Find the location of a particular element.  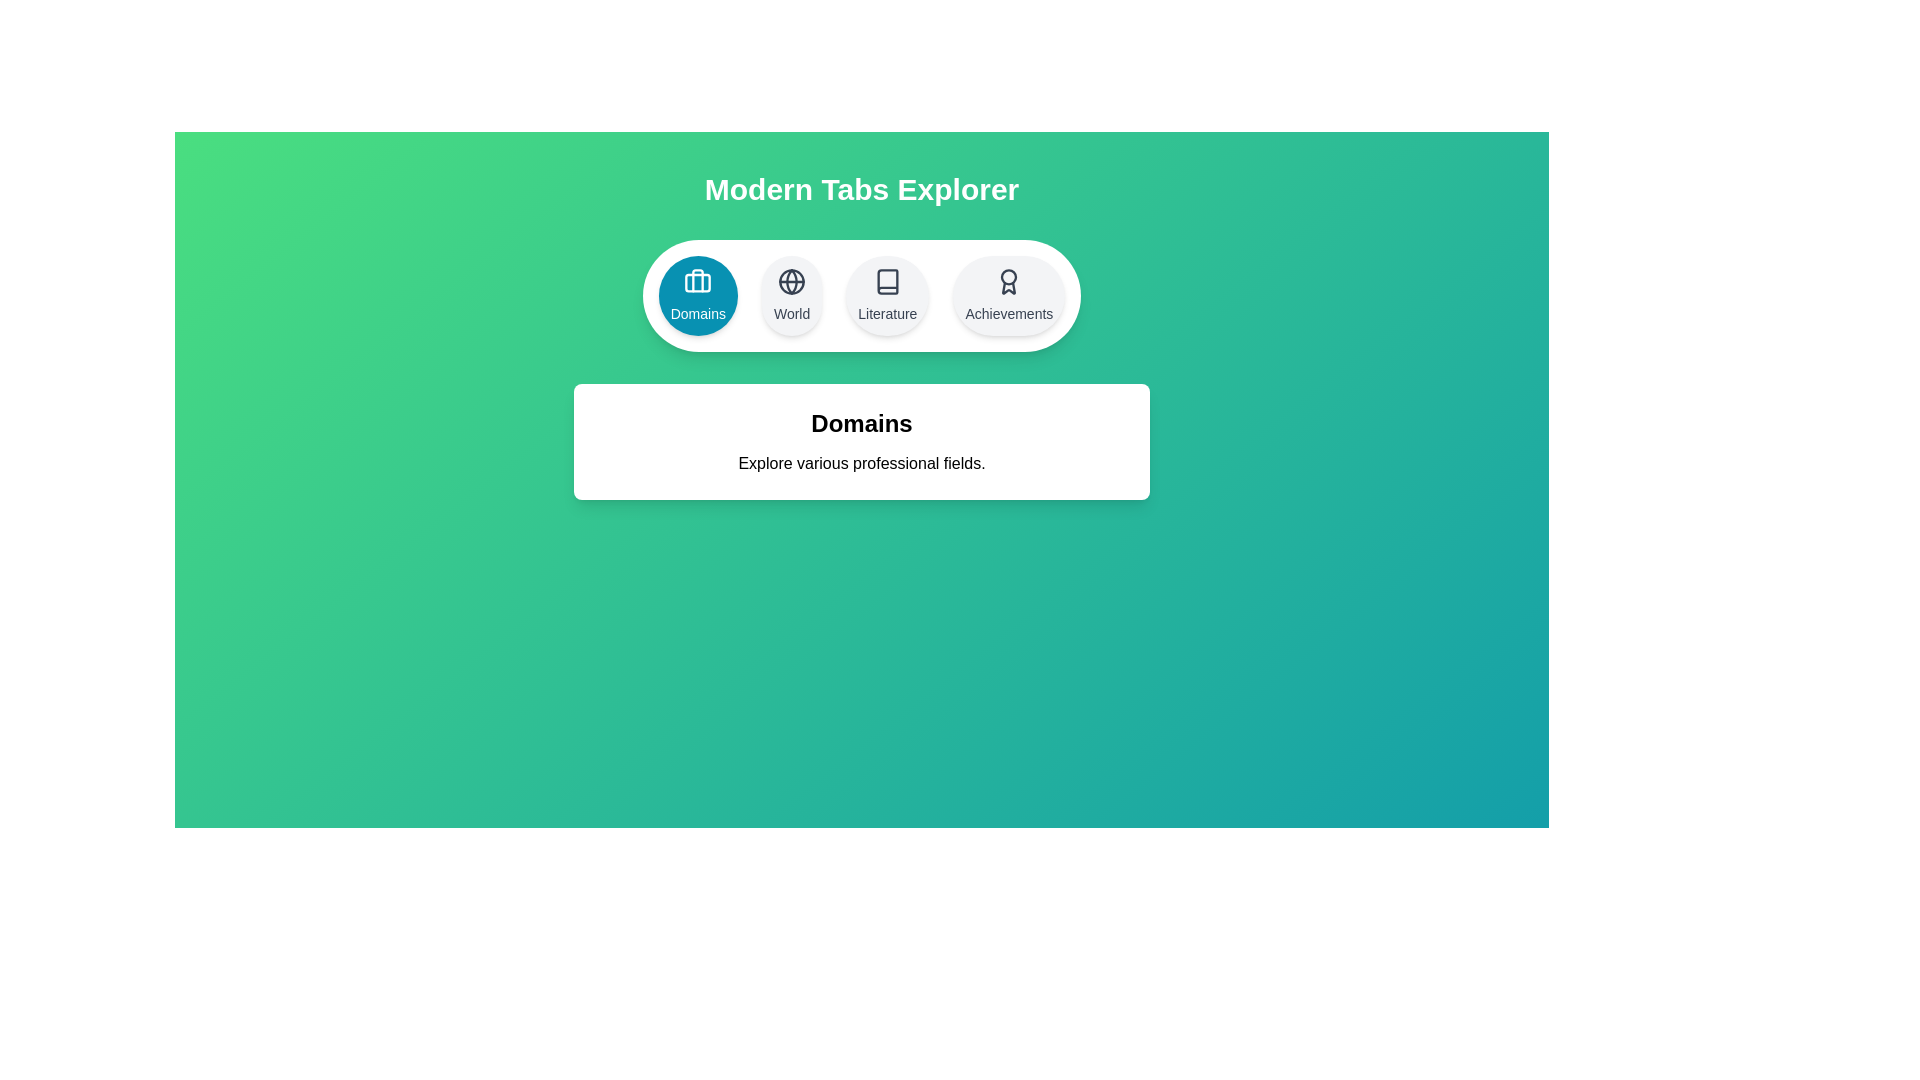

the tab labeled Achievements is located at coordinates (1008, 296).